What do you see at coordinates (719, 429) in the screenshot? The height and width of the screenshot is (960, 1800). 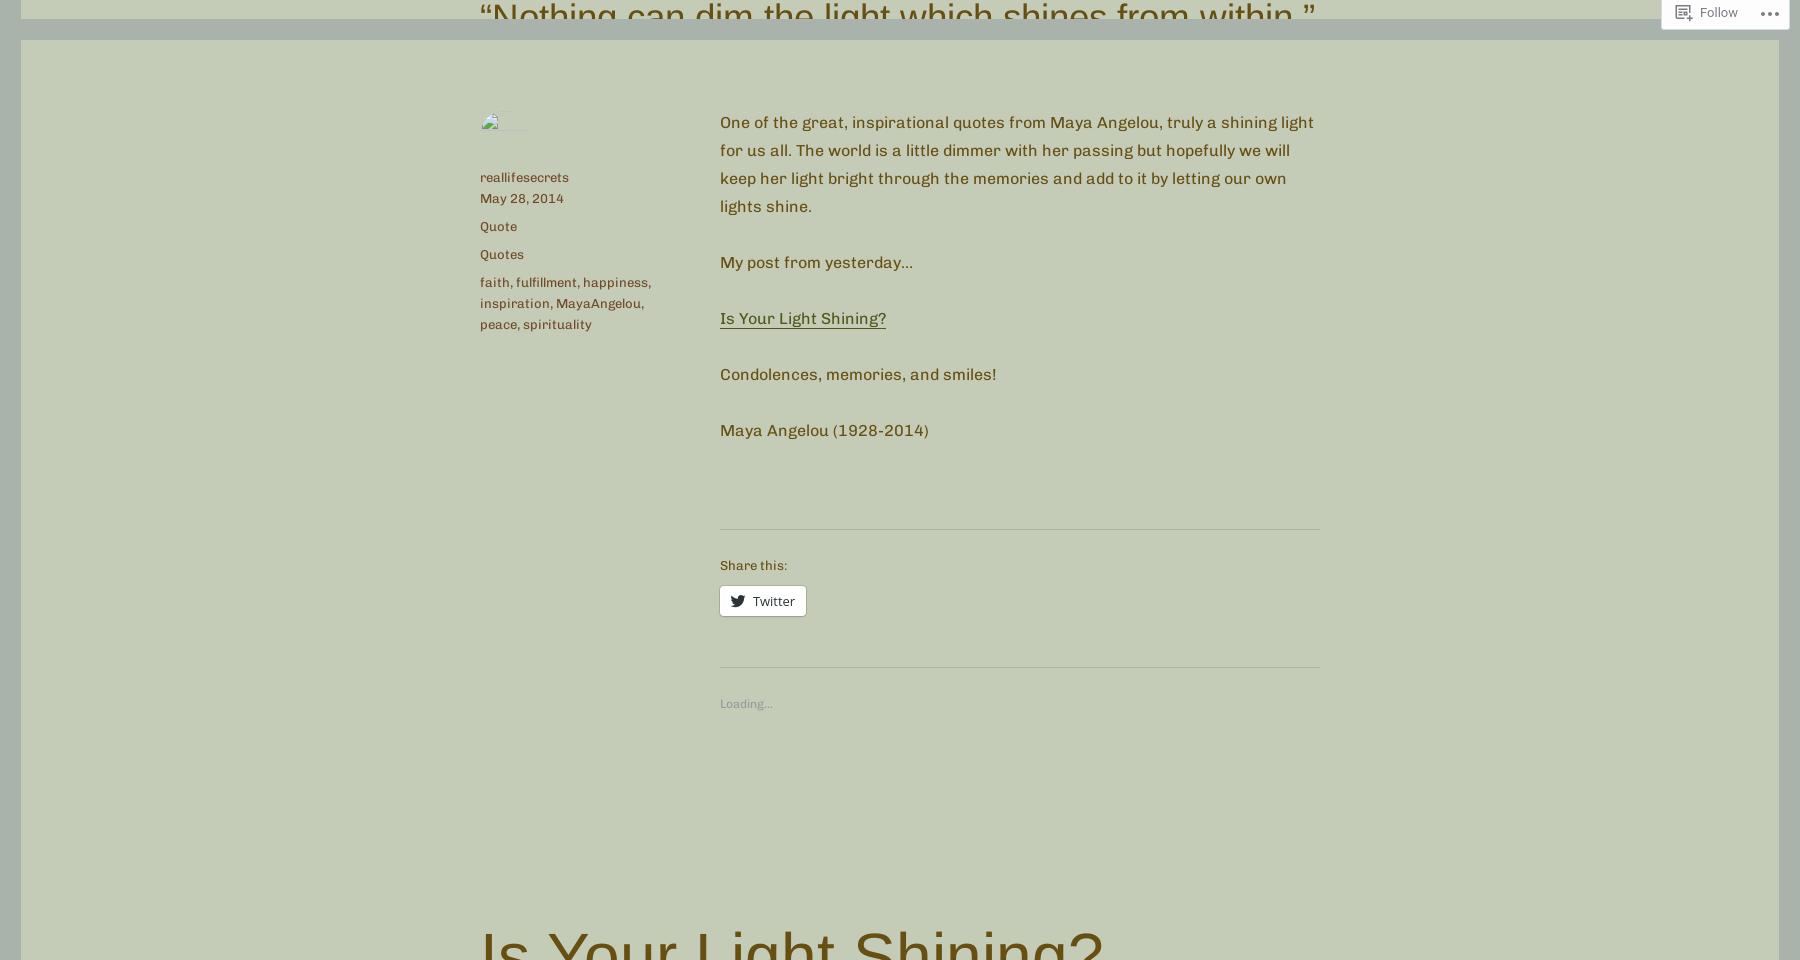 I see `'Maya Angelou (1928-2014)'` at bounding box center [719, 429].